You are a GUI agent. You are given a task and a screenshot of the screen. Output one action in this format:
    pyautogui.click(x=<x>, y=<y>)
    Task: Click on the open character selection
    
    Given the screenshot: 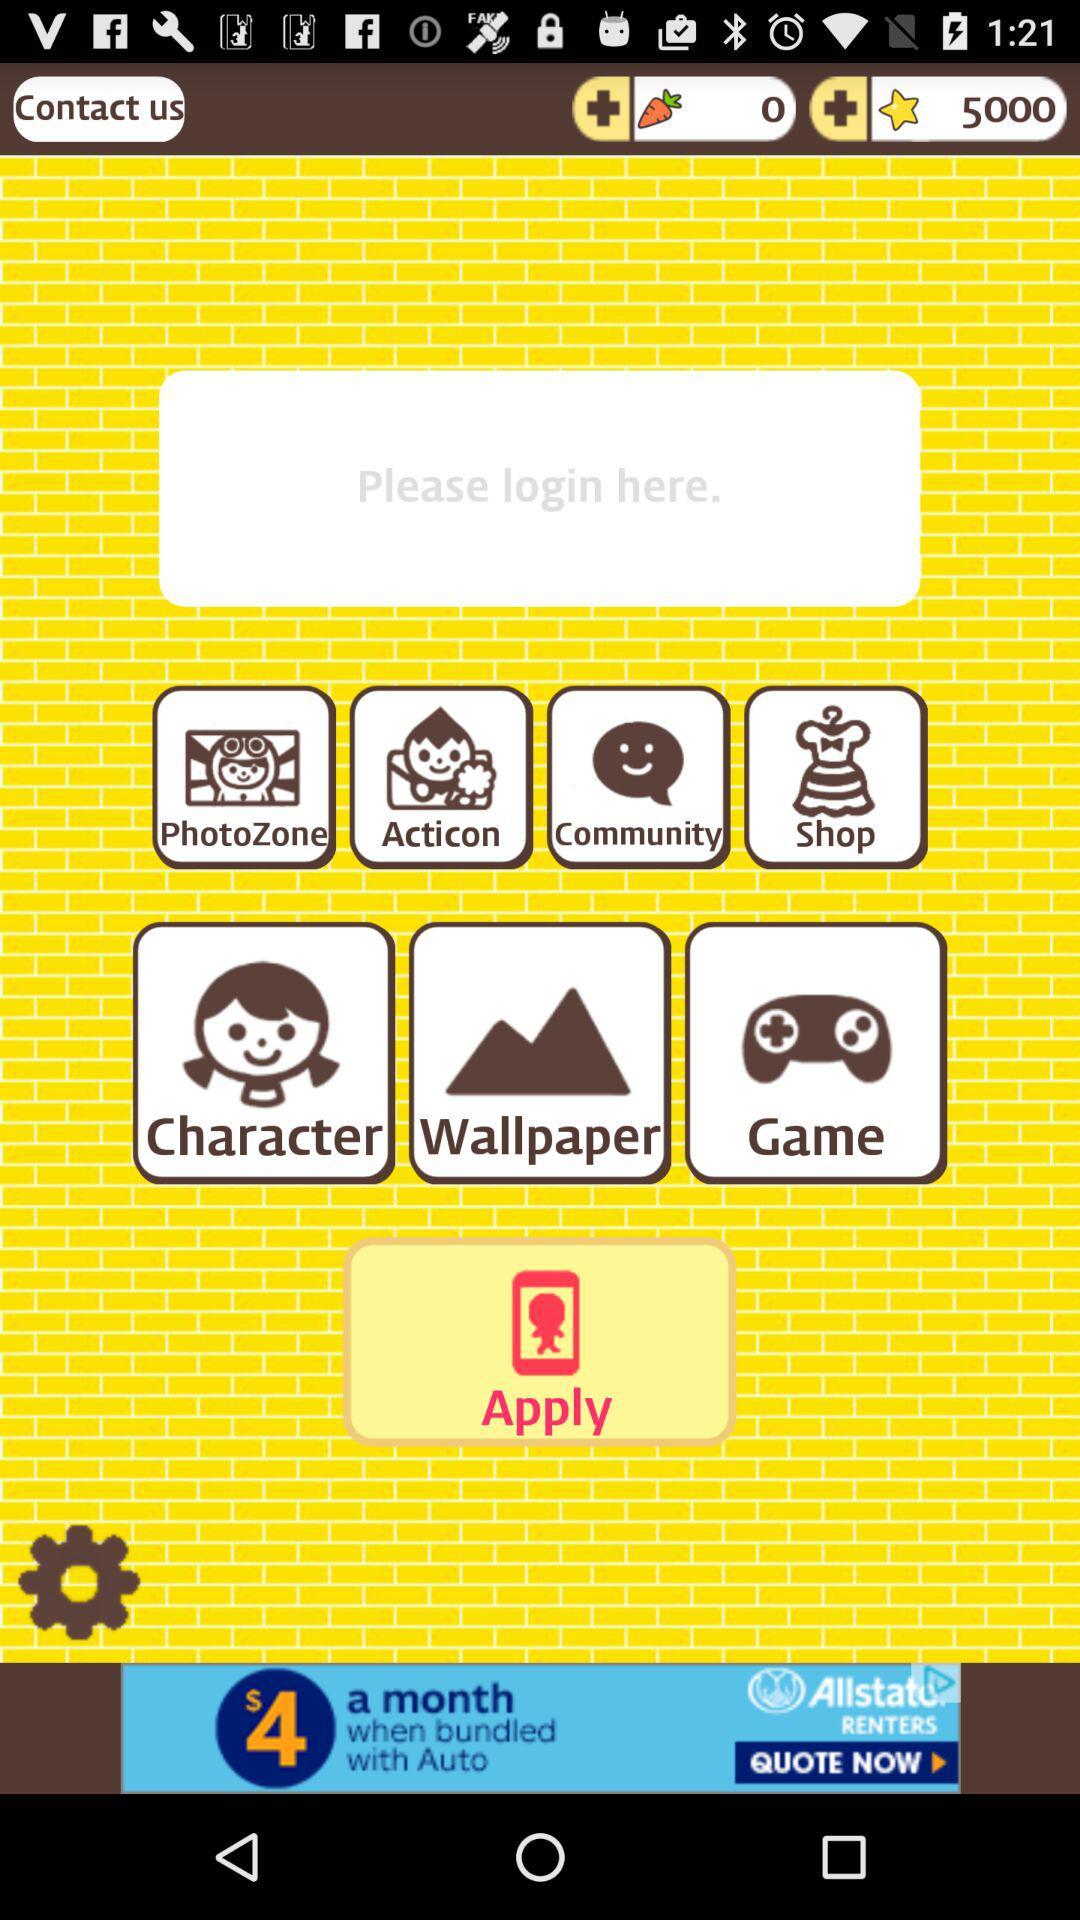 What is the action you would take?
    pyautogui.click(x=261, y=1050)
    